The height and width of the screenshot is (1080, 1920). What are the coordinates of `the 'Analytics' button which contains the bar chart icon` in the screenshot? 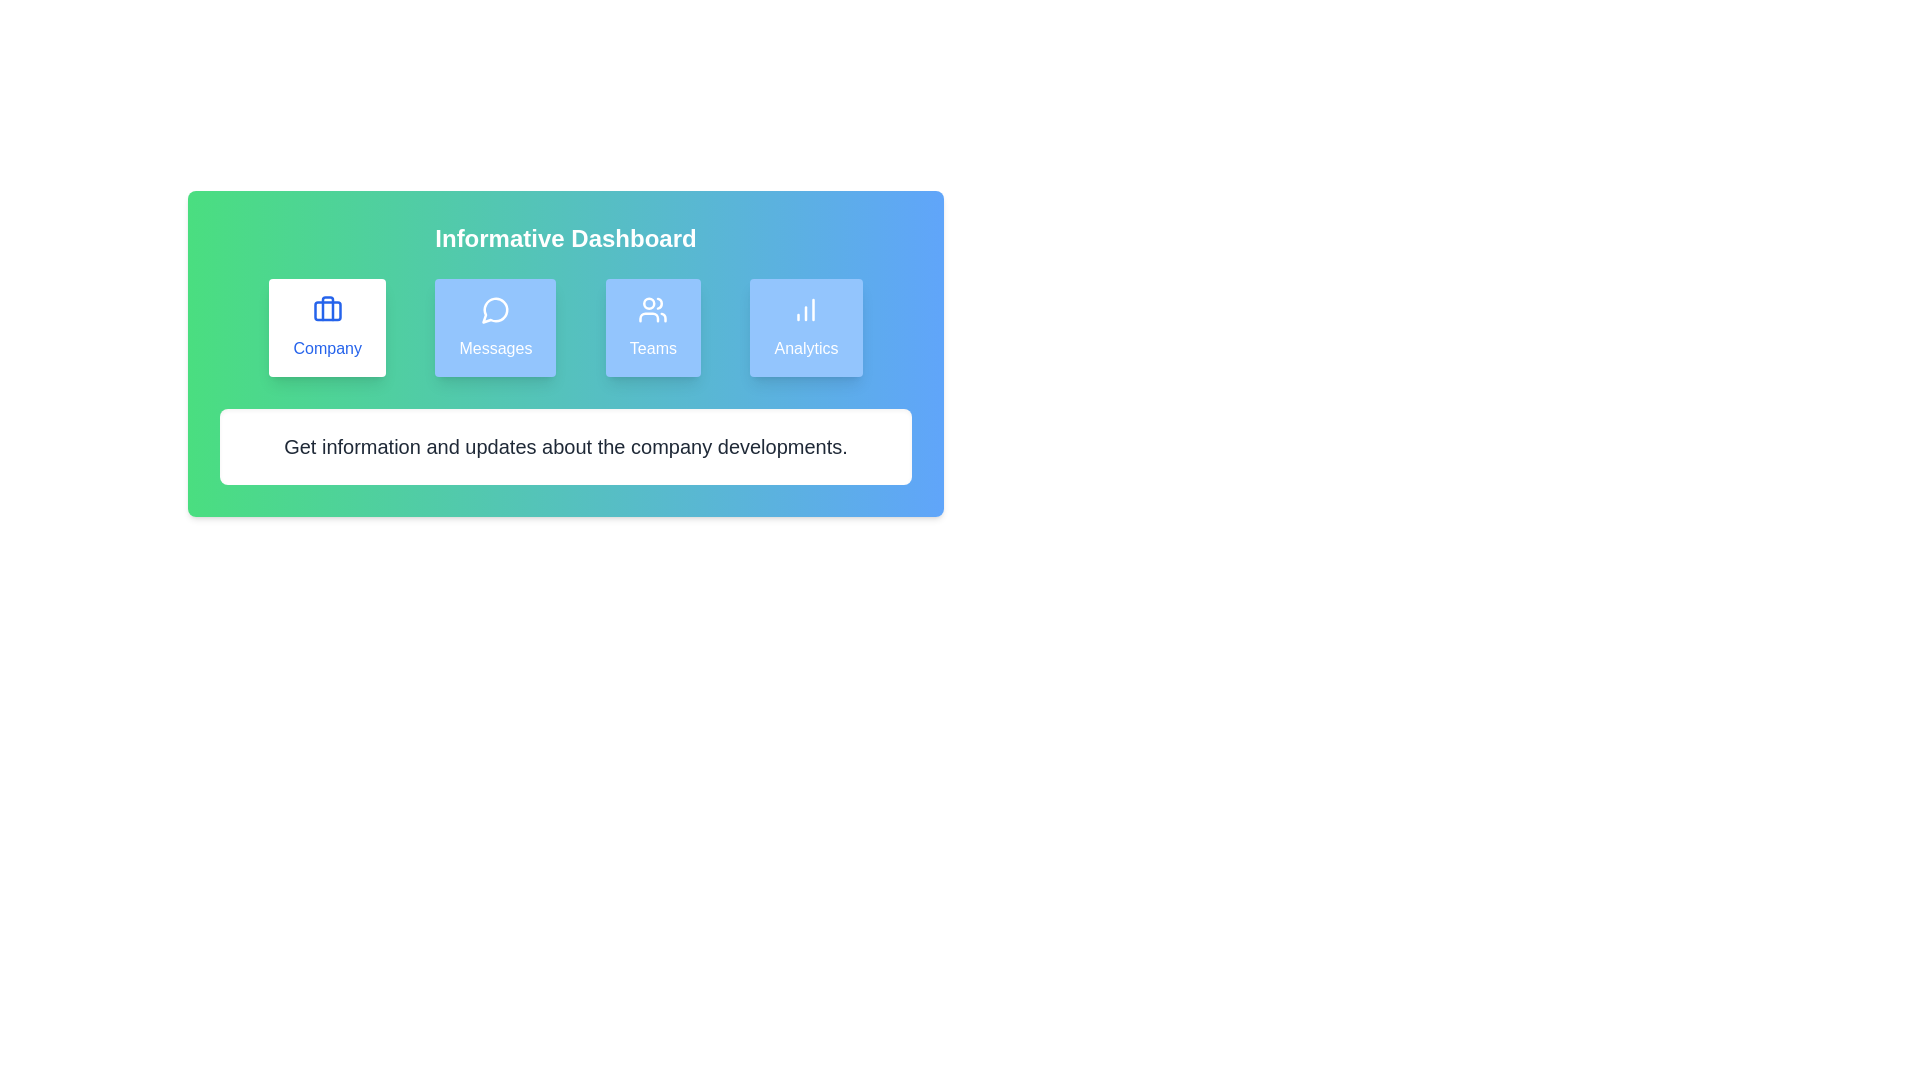 It's located at (806, 309).